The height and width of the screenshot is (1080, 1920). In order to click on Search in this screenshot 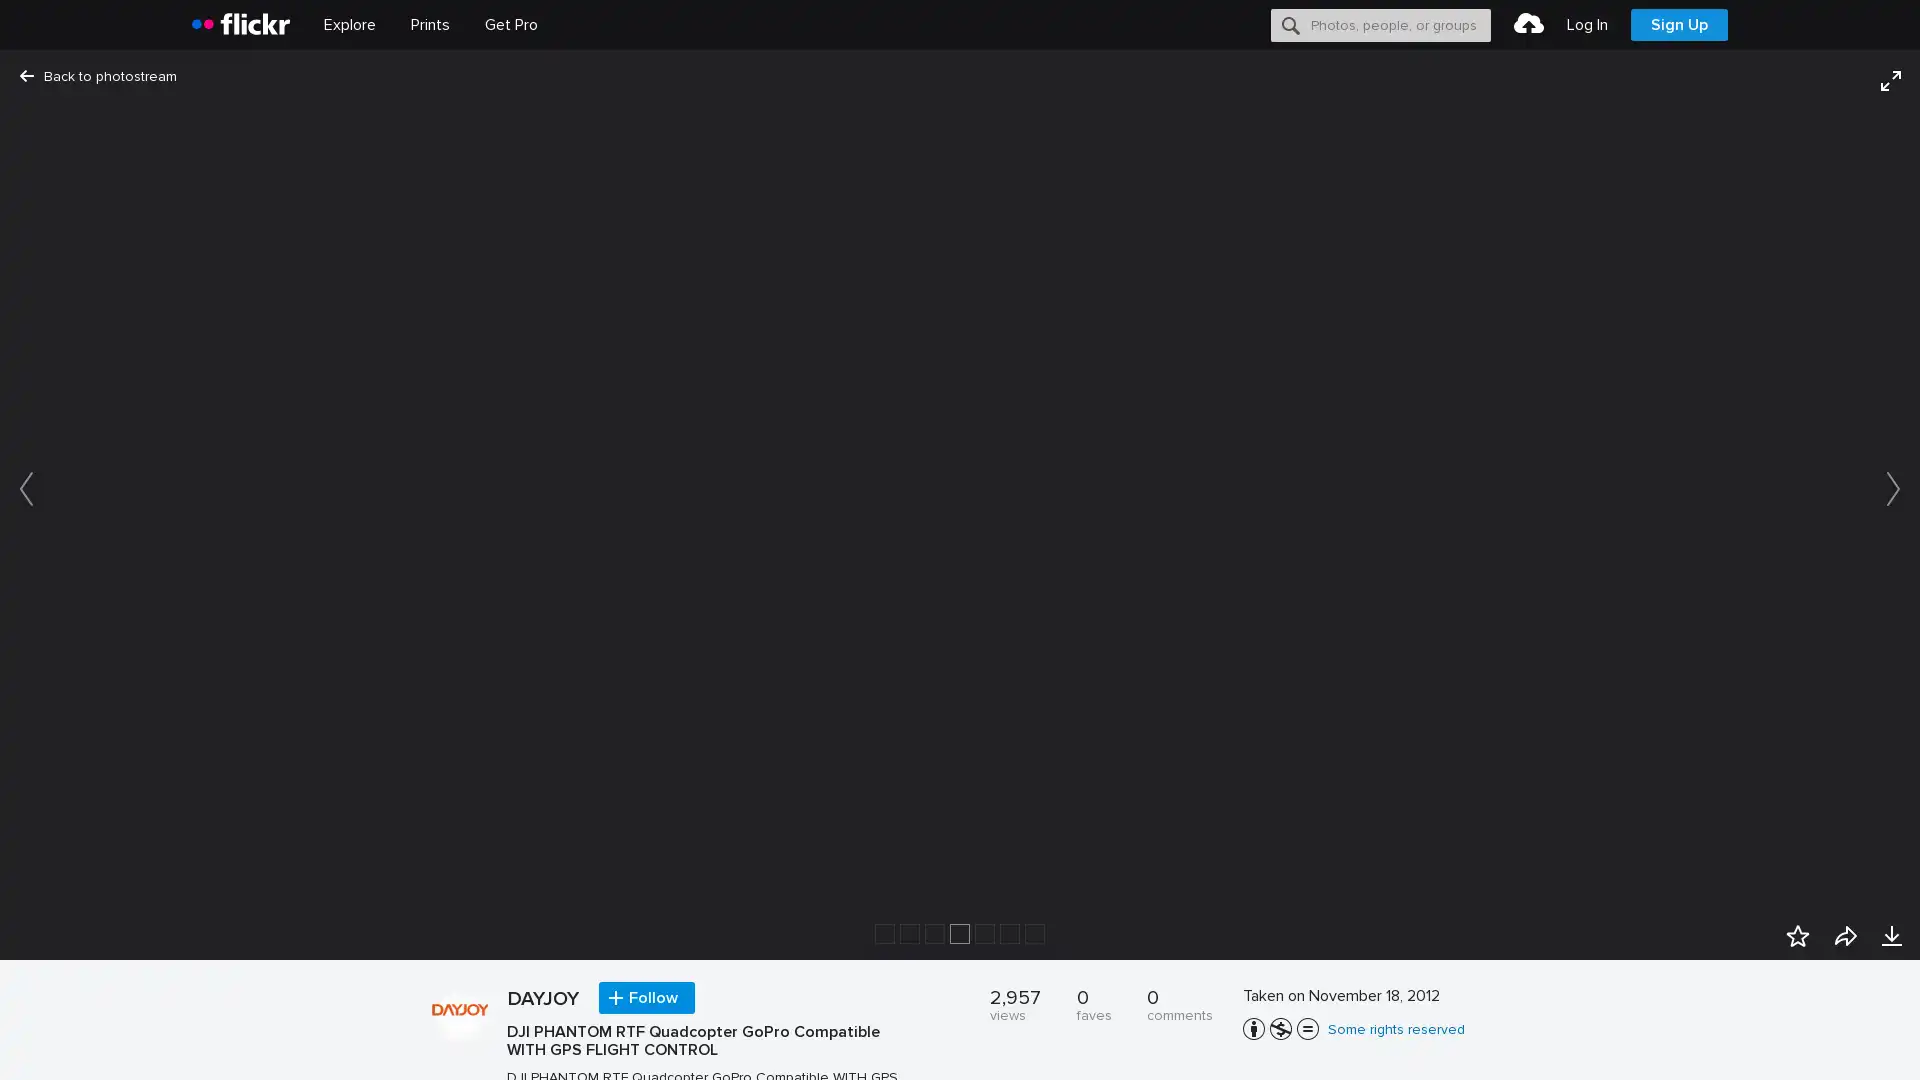, I will do `click(1291, 24)`.